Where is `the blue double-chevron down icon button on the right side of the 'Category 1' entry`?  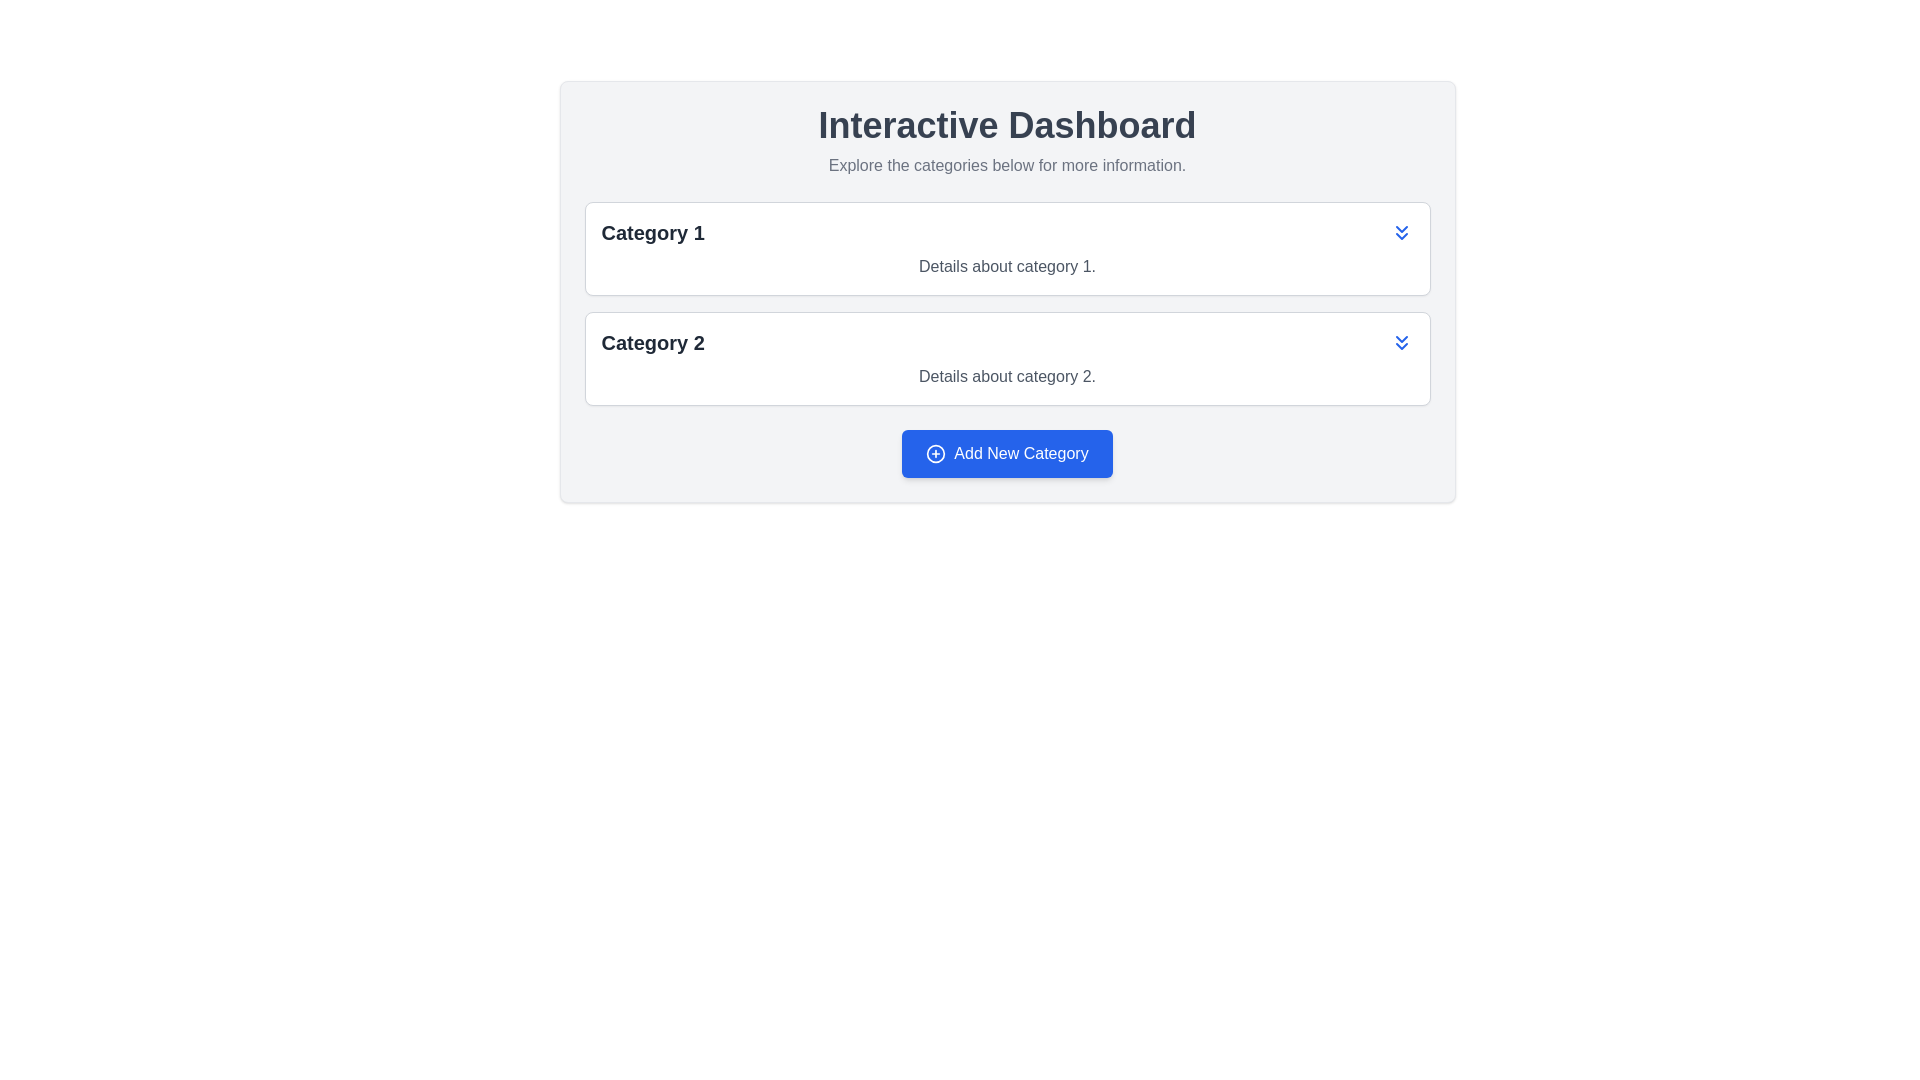
the blue double-chevron down icon button on the right side of the 'Category 1' entry is located at coordinates (1400, 231).